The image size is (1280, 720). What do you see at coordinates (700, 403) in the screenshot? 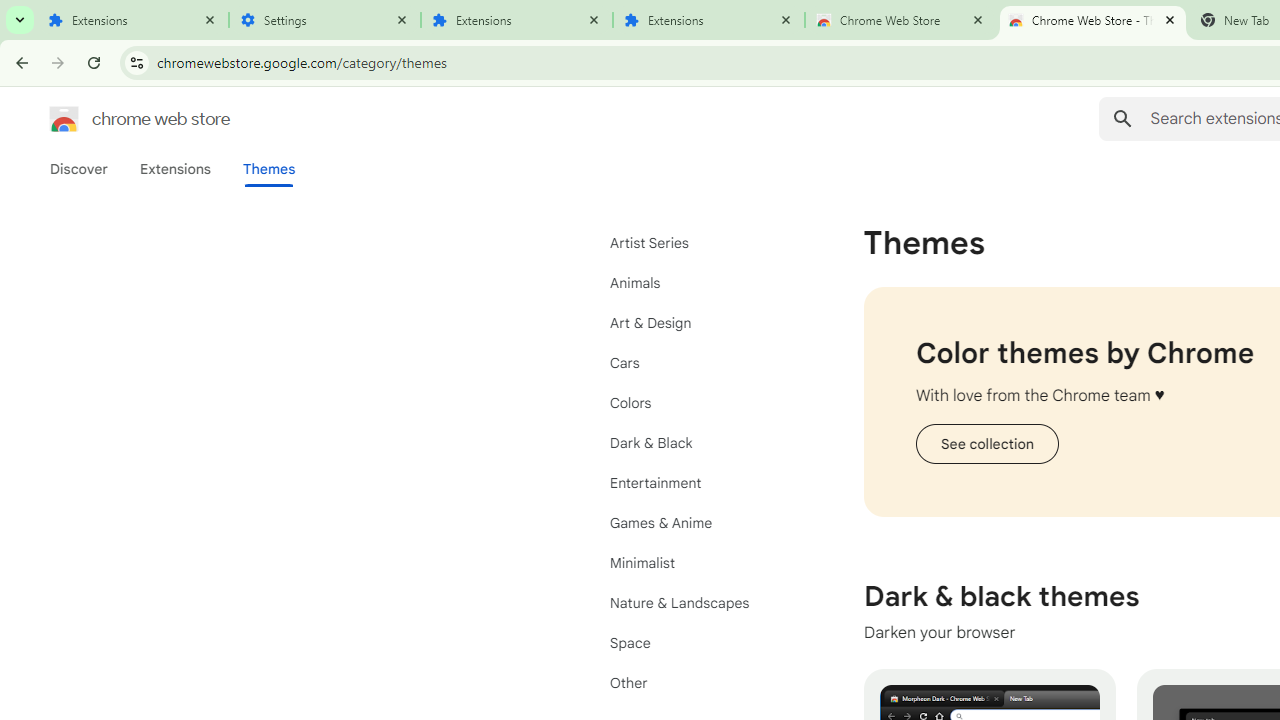
I see `'Colors'` at bounding box center [700, 403].